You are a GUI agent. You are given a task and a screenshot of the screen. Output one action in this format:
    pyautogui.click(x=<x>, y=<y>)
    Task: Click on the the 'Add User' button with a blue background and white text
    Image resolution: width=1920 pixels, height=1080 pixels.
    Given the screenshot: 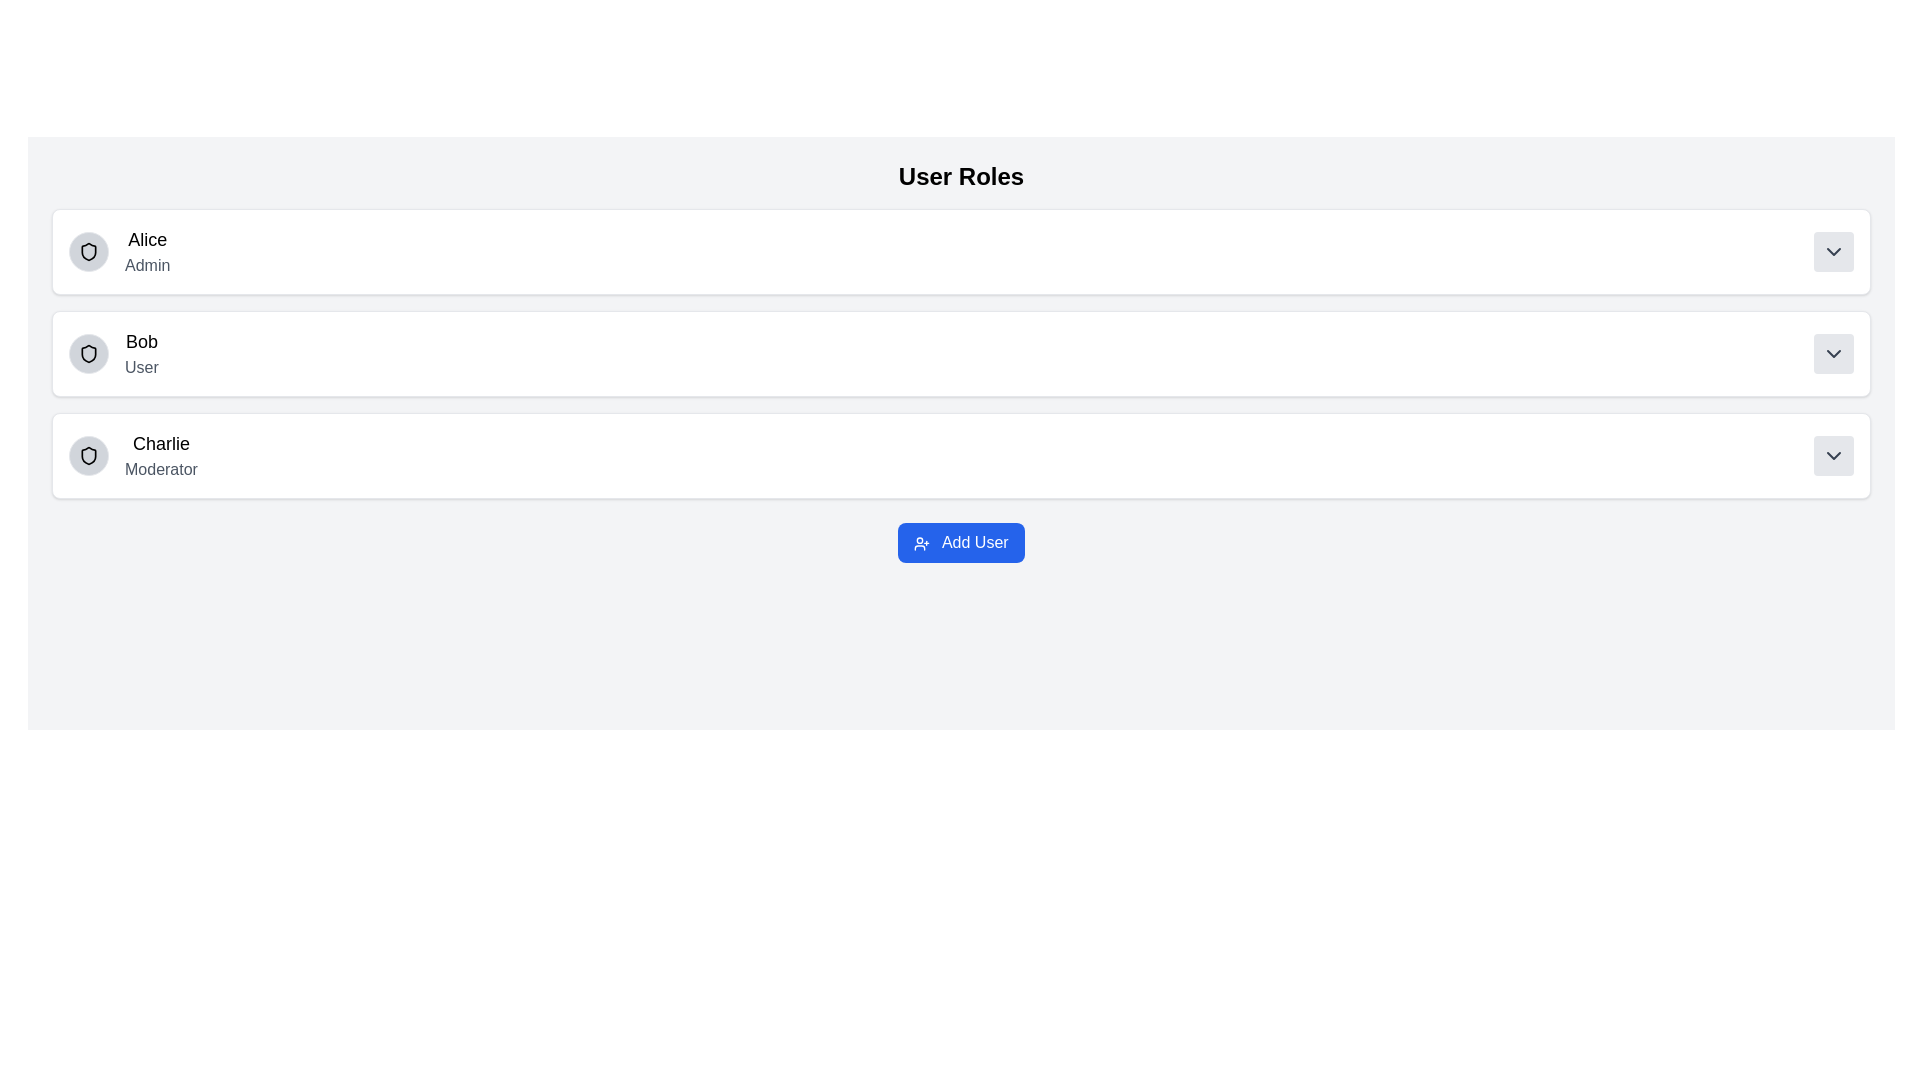 What is the action you would take?
    pyautogui.click(x=961, y=543)
    